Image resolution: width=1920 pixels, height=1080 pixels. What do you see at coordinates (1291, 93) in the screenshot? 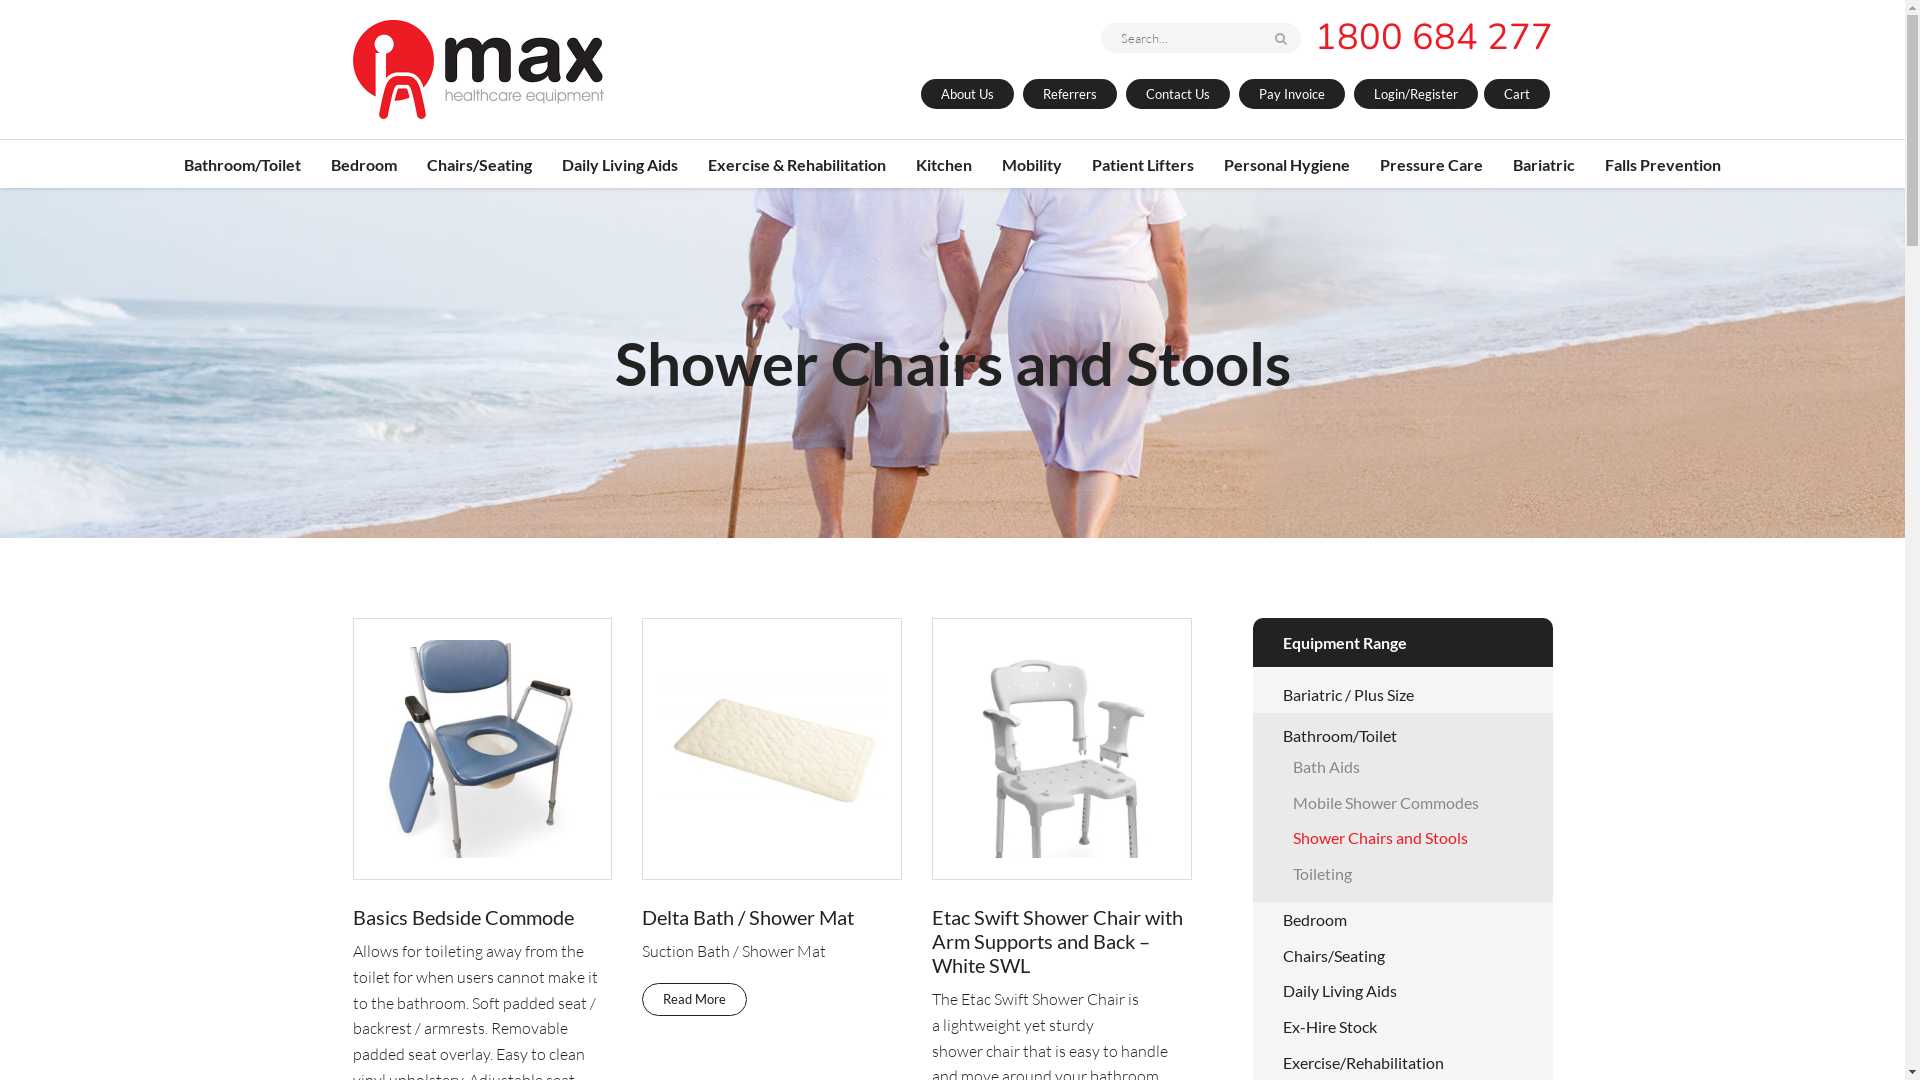
I see `'Pay Invoice'` at bounding box center [1291, 93].